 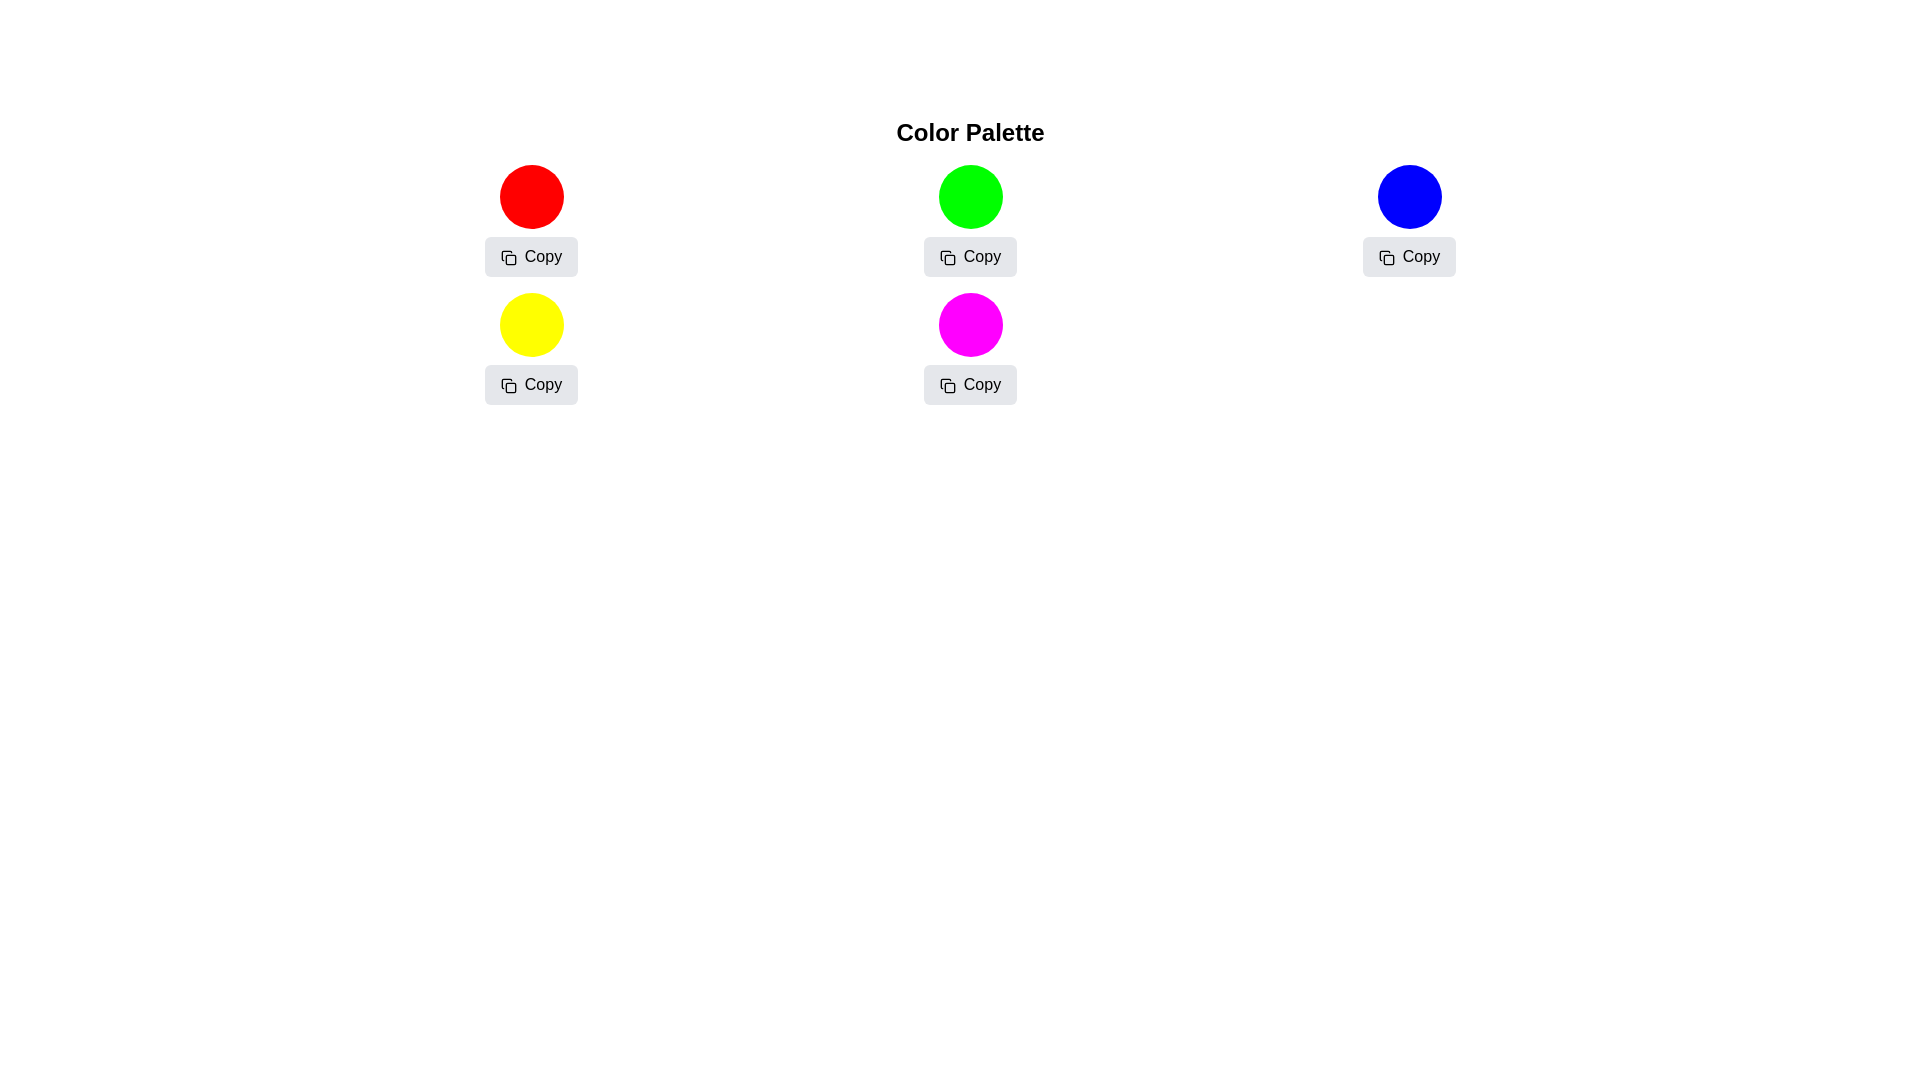 I want to click on the copy icon located inside the 'Copy' button positioned below the yellow circle in the second column from the left, so click(x=508, y=385).